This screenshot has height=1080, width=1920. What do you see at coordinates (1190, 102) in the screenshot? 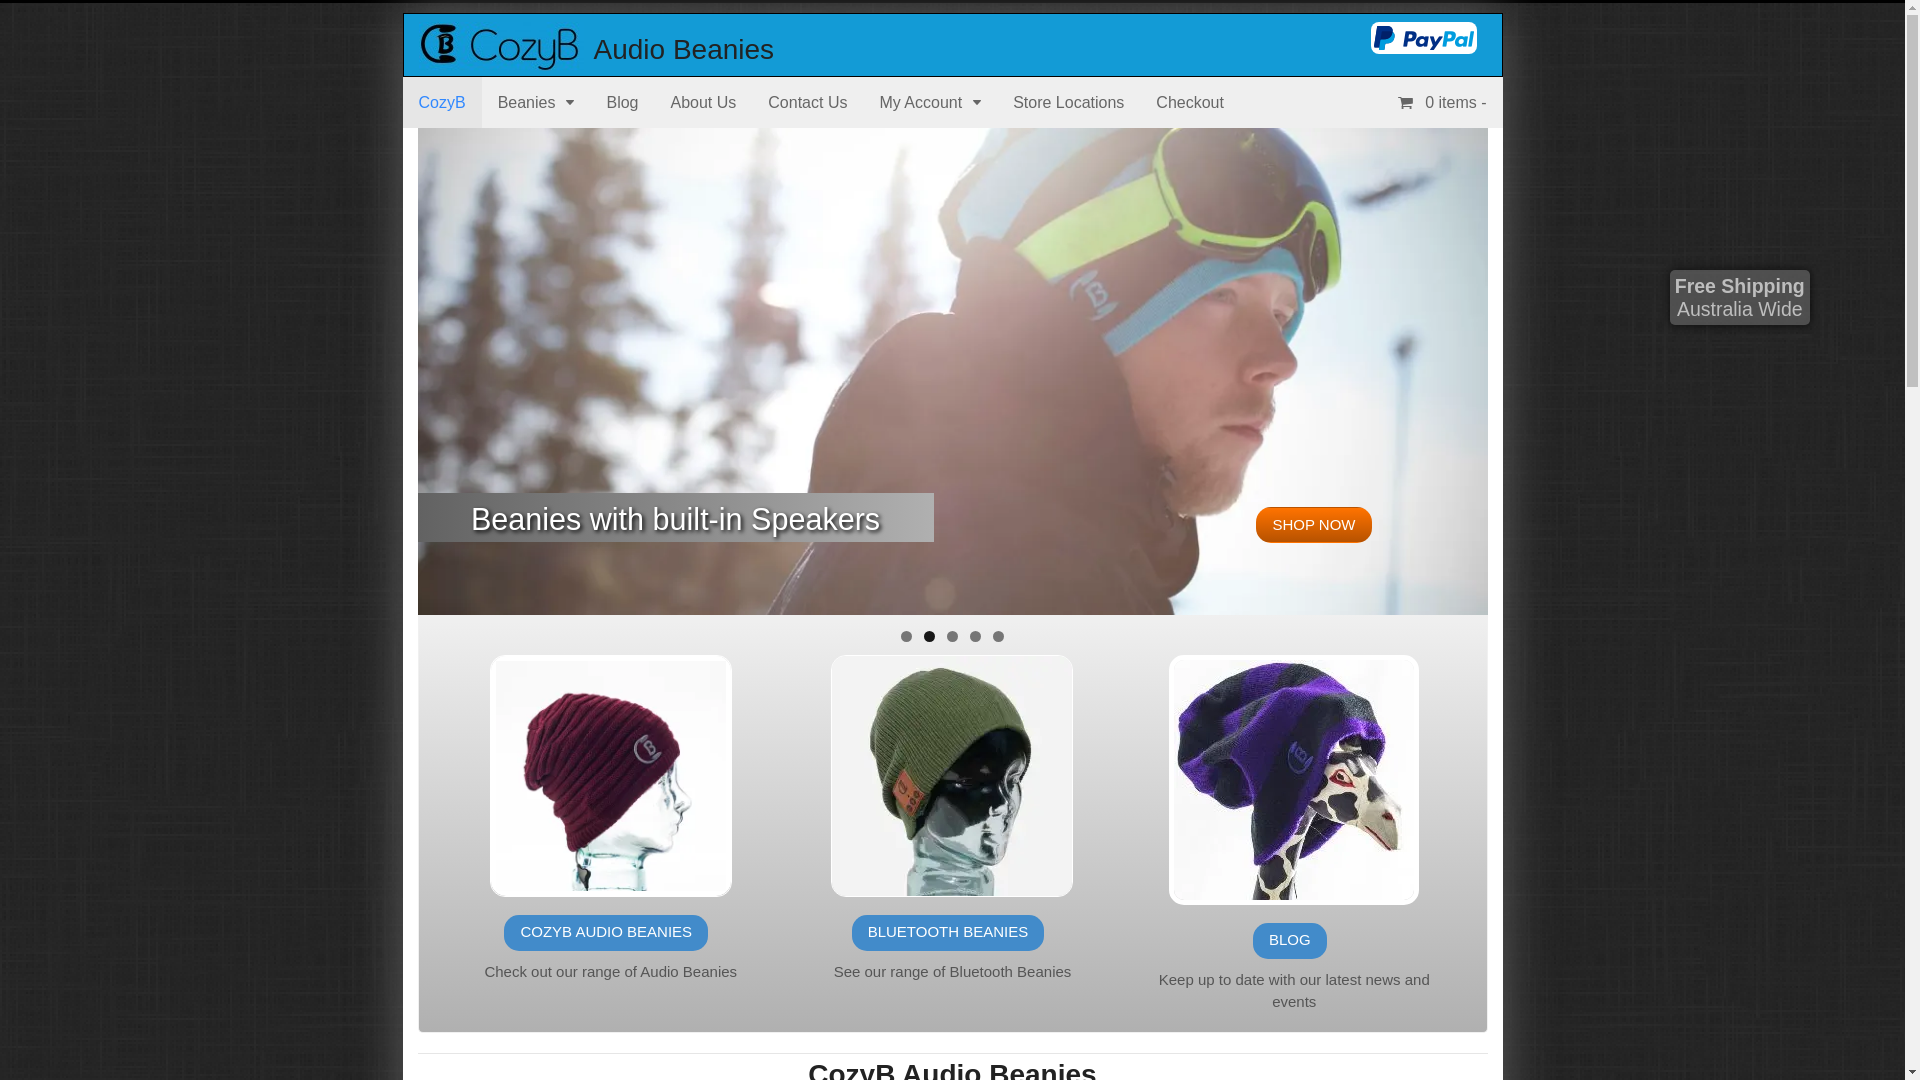
I see `'Checkout'` at bounding box center [1190, 102].